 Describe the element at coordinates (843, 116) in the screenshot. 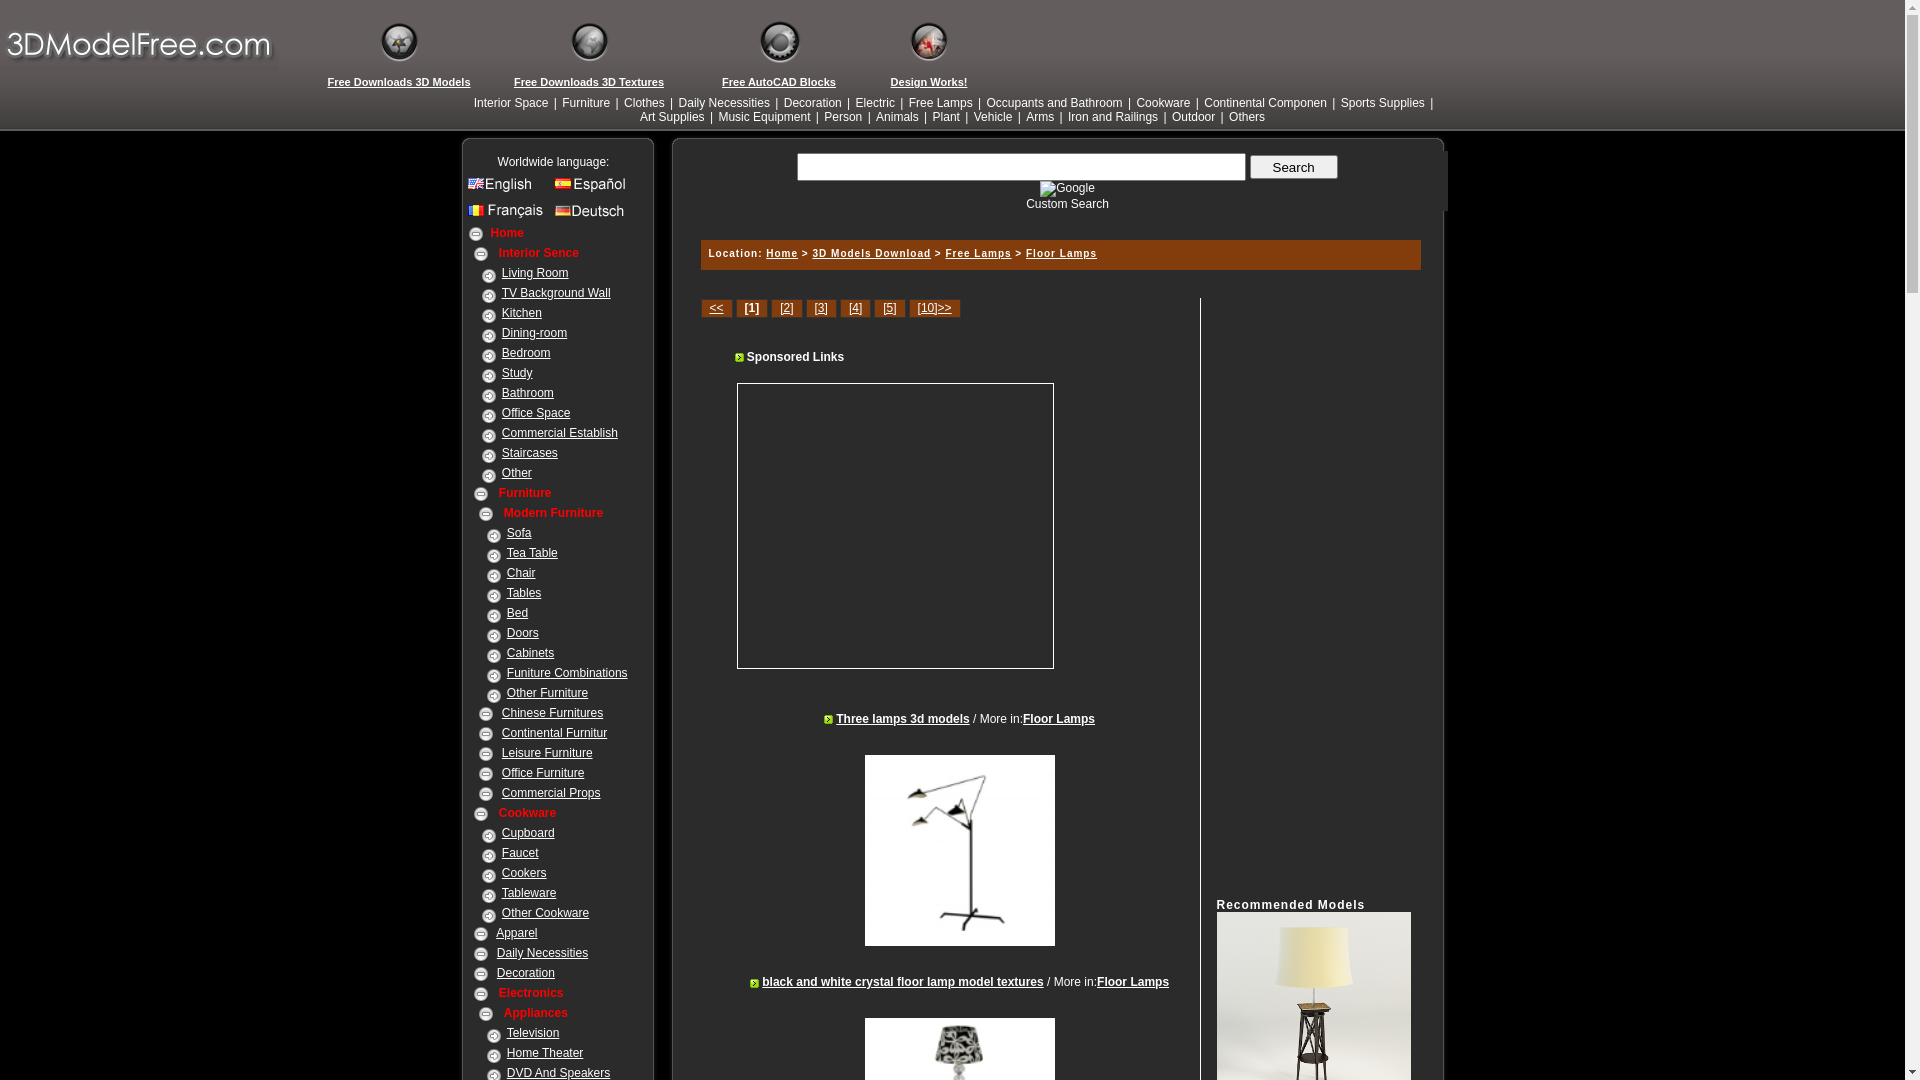

I see `'Person'` at that location.